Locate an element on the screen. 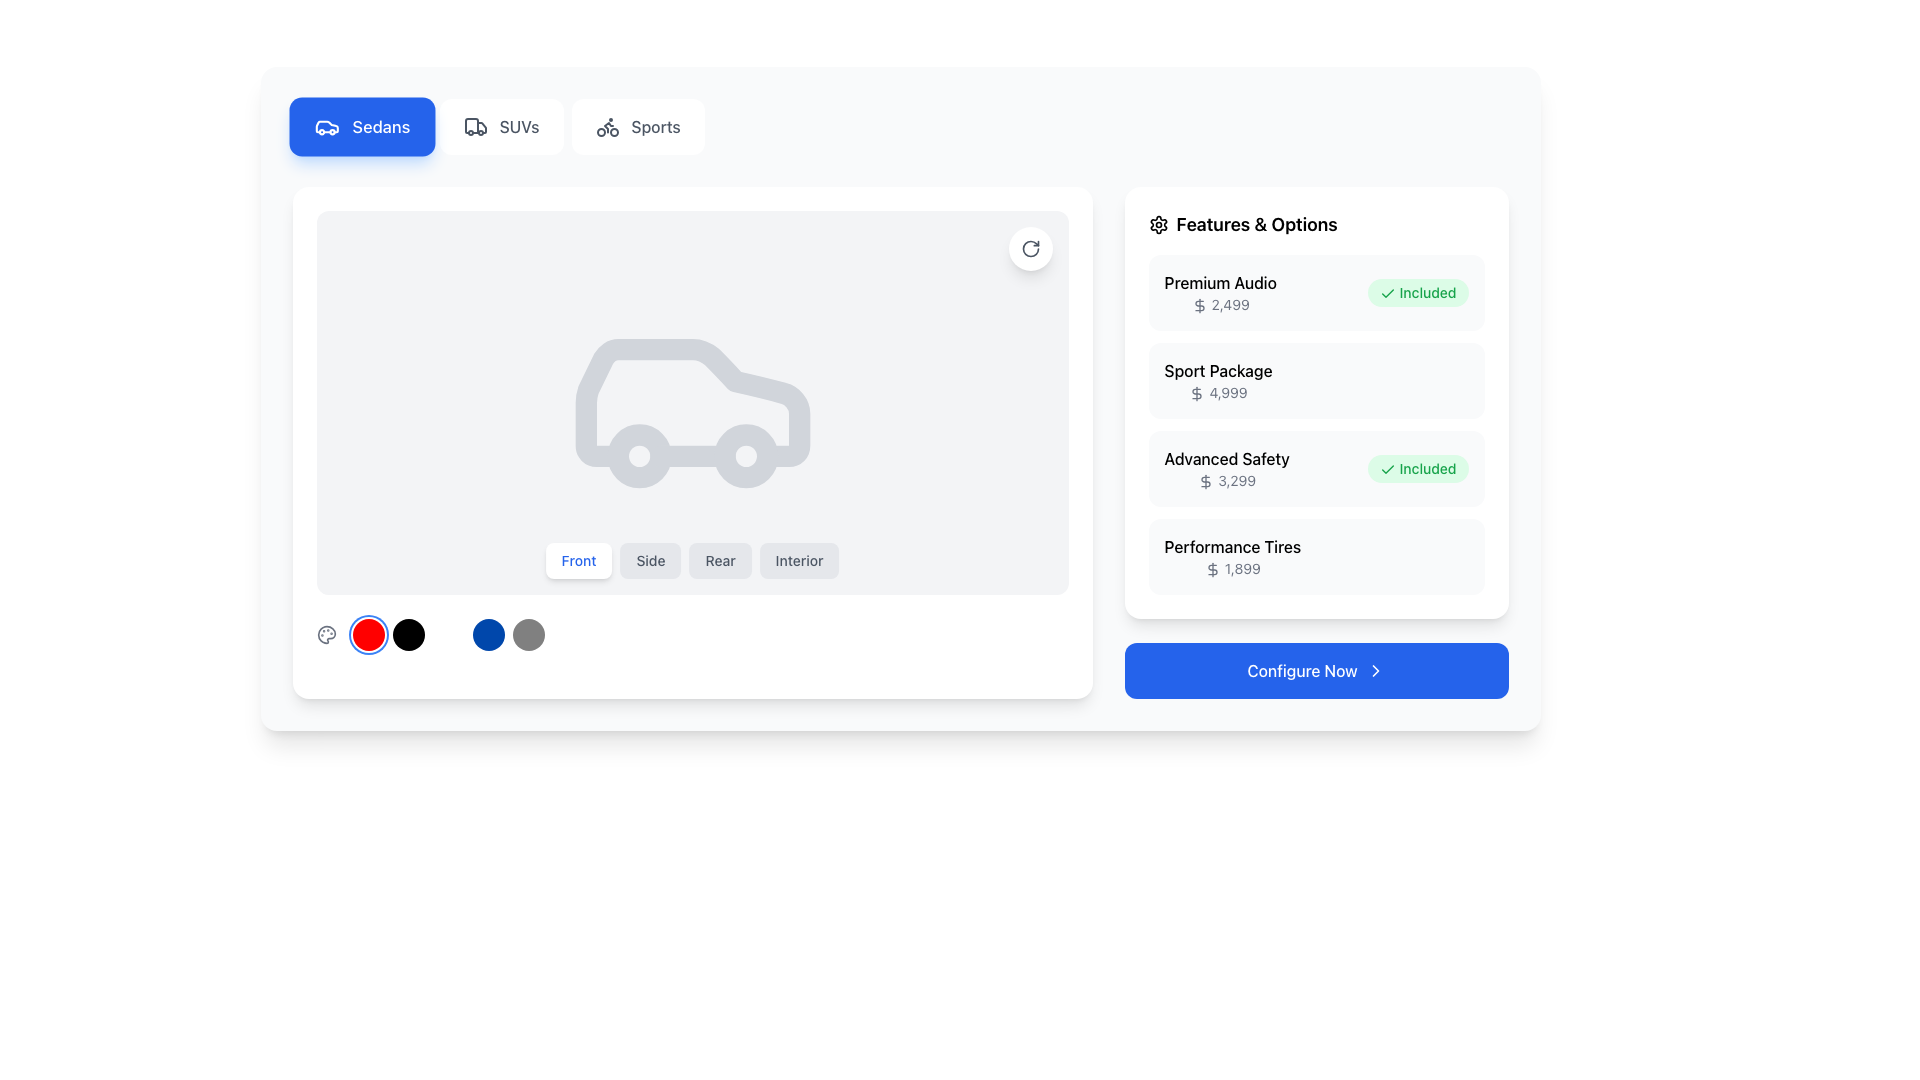 Image resolution: width=1920 pixels, height=1080 pixels. the bike icon in the navigation bar is located at coordinates (606, 127).